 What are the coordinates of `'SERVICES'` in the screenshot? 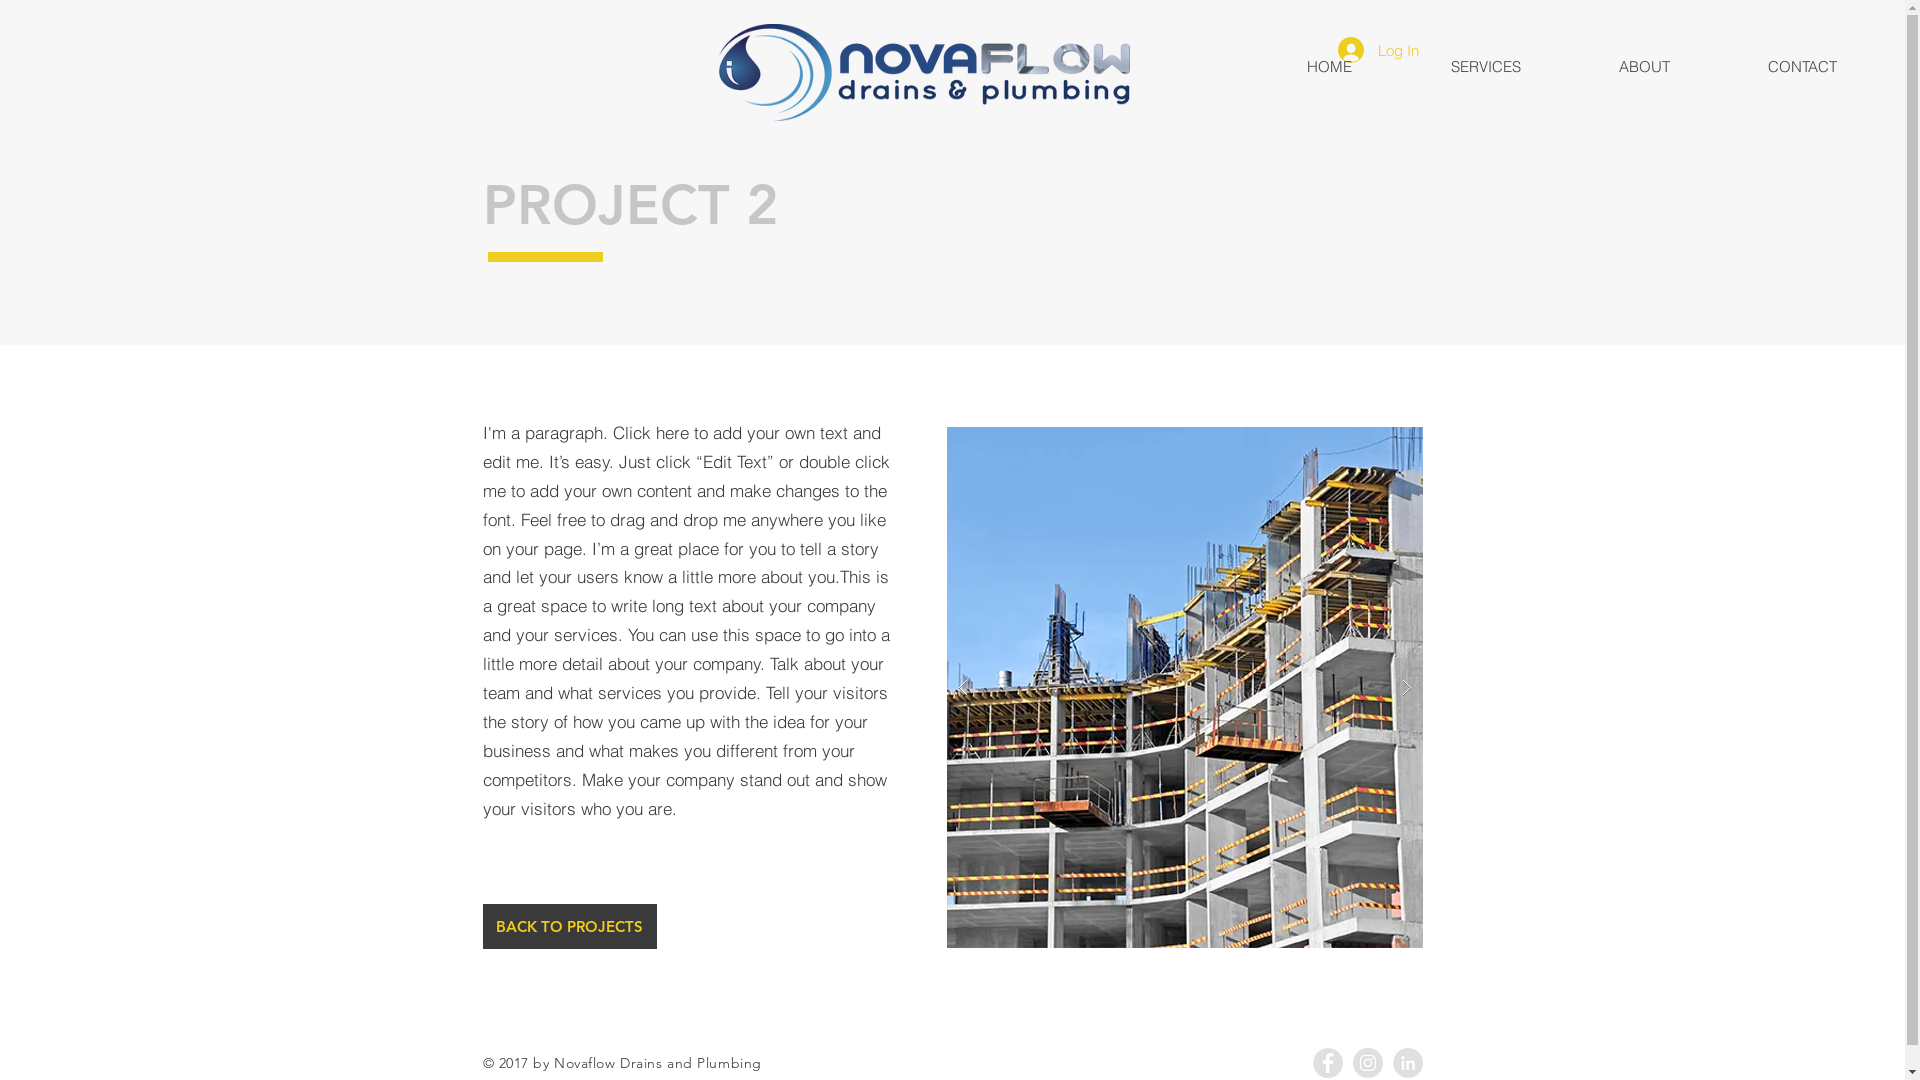 It's located at (1484, 65).